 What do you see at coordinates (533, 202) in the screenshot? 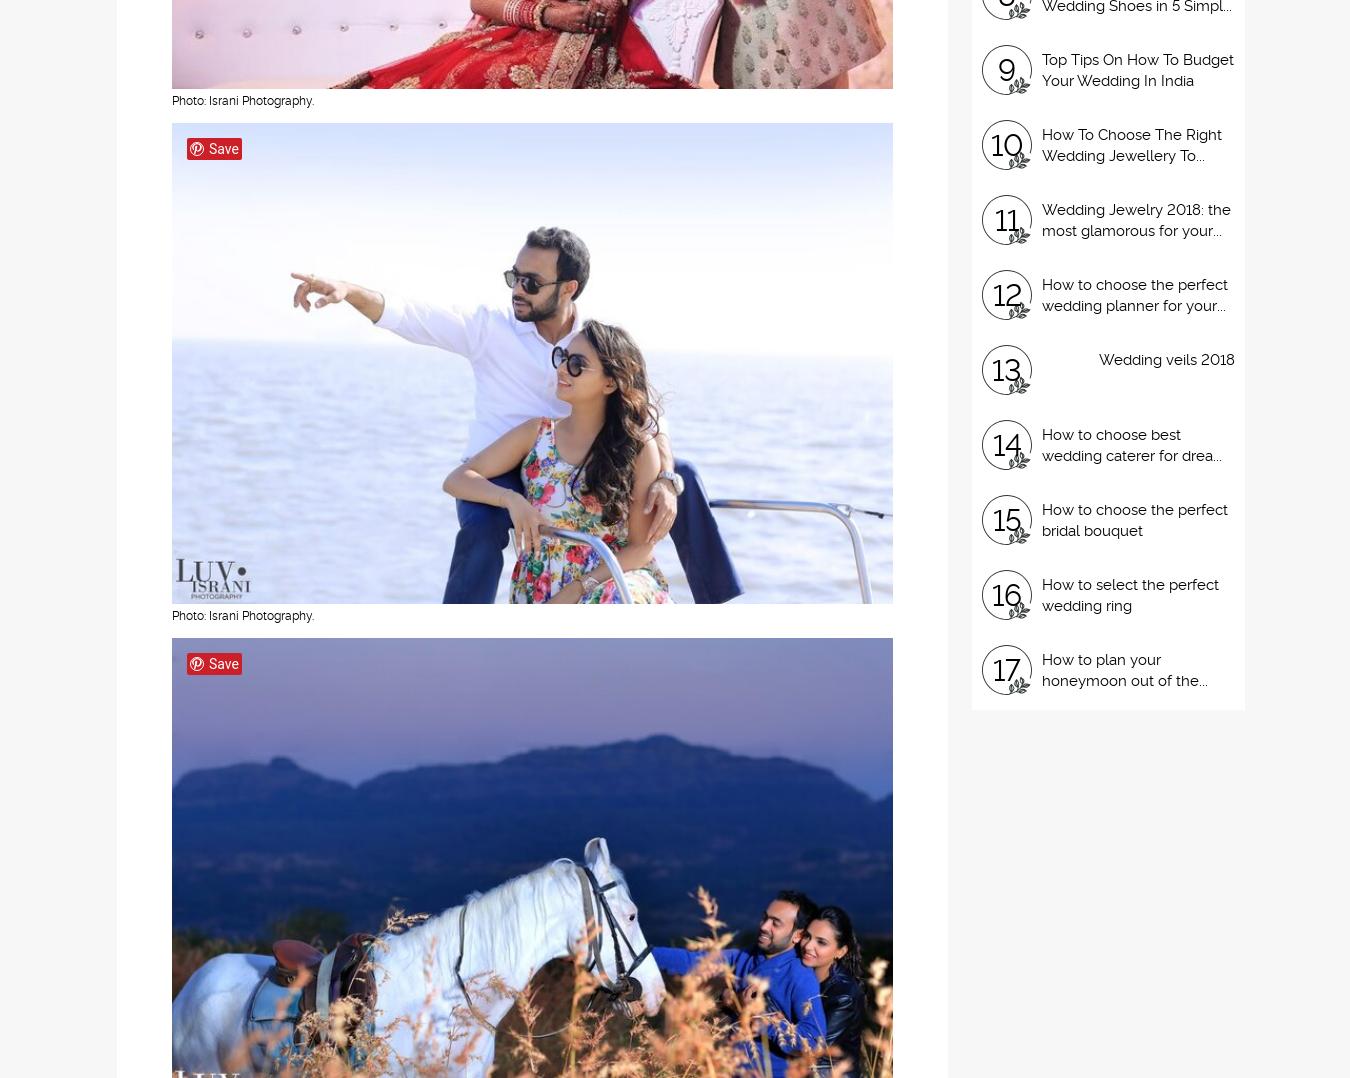
I see `'Pallavi decided to proposed to Karan in the most romantic way ever. After this, there was no looking back. The amazing wedding photography is done by The Knotty Story.'` at bounding box center [533, 202].